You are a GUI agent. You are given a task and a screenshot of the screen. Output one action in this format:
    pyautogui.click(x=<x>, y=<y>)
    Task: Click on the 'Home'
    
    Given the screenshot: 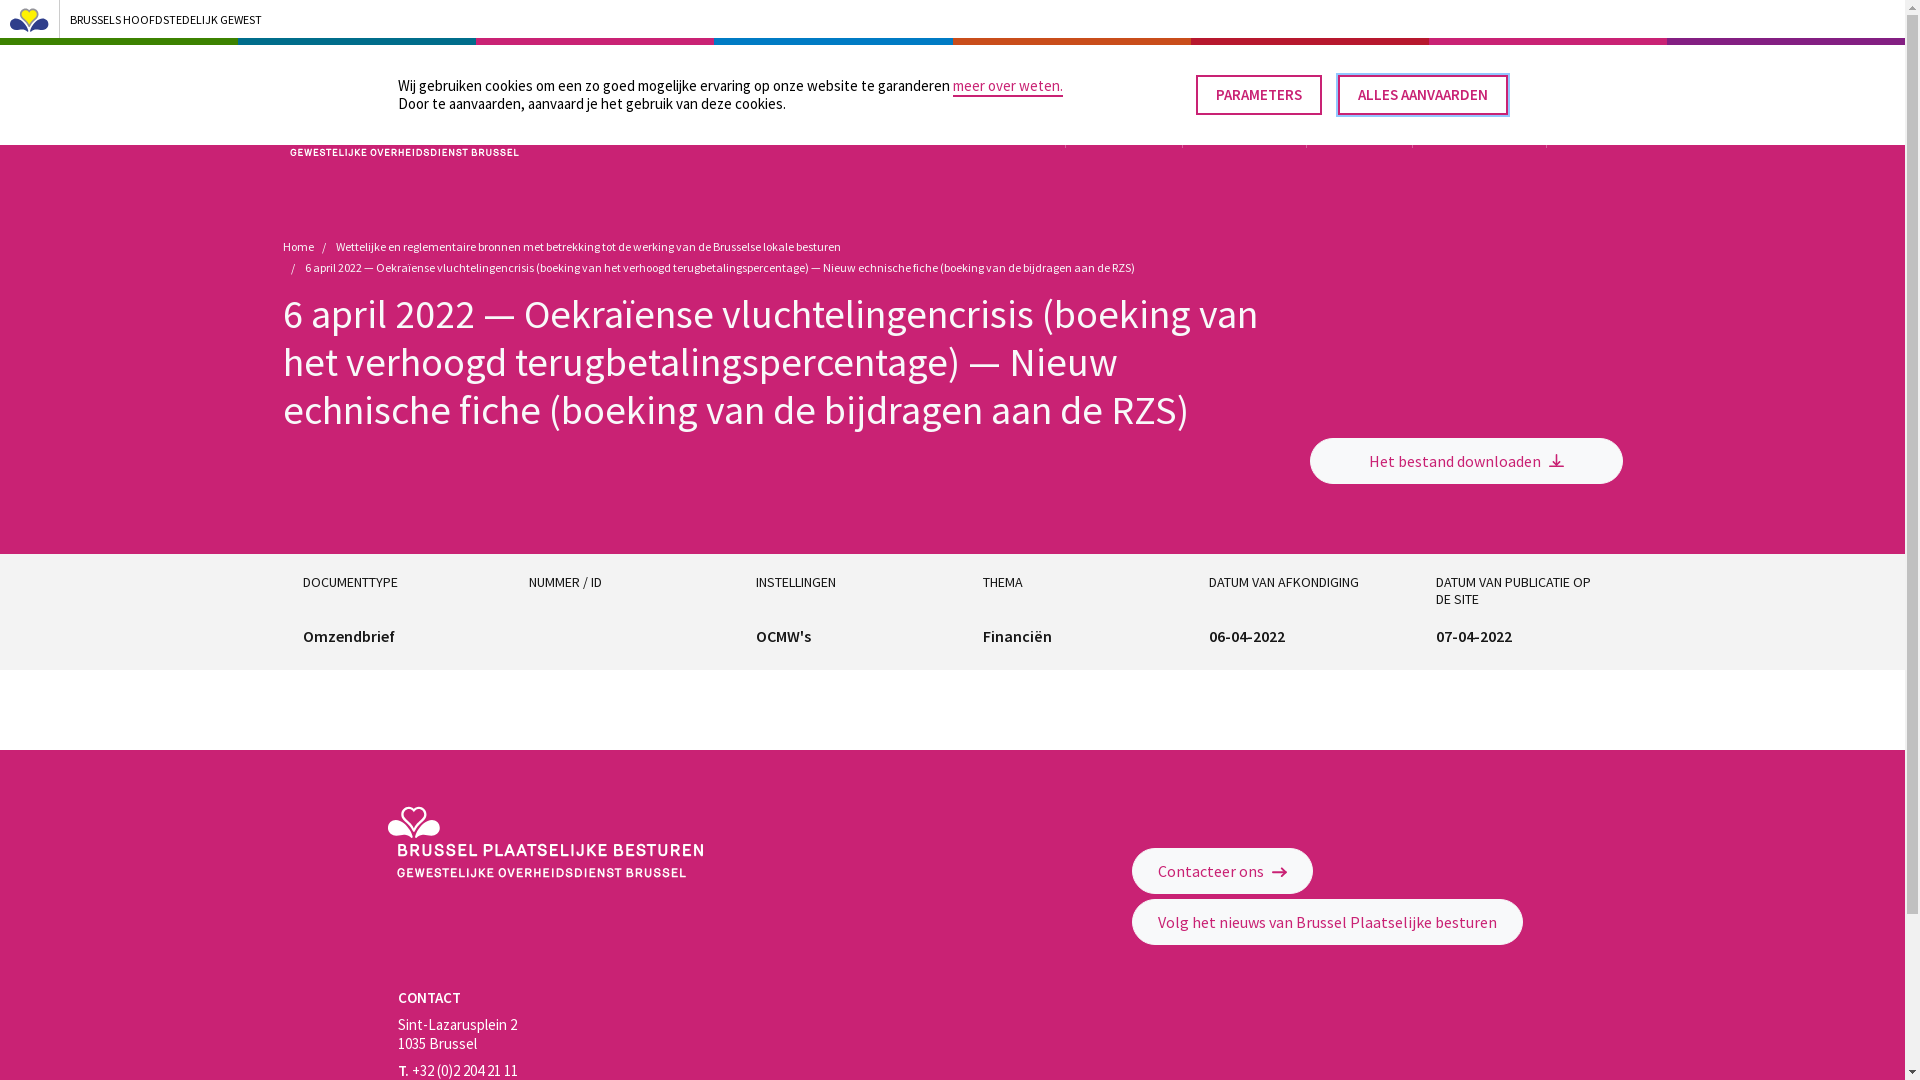 What is the action you would take?
    pyautogui.click(x=296, y=245)
    